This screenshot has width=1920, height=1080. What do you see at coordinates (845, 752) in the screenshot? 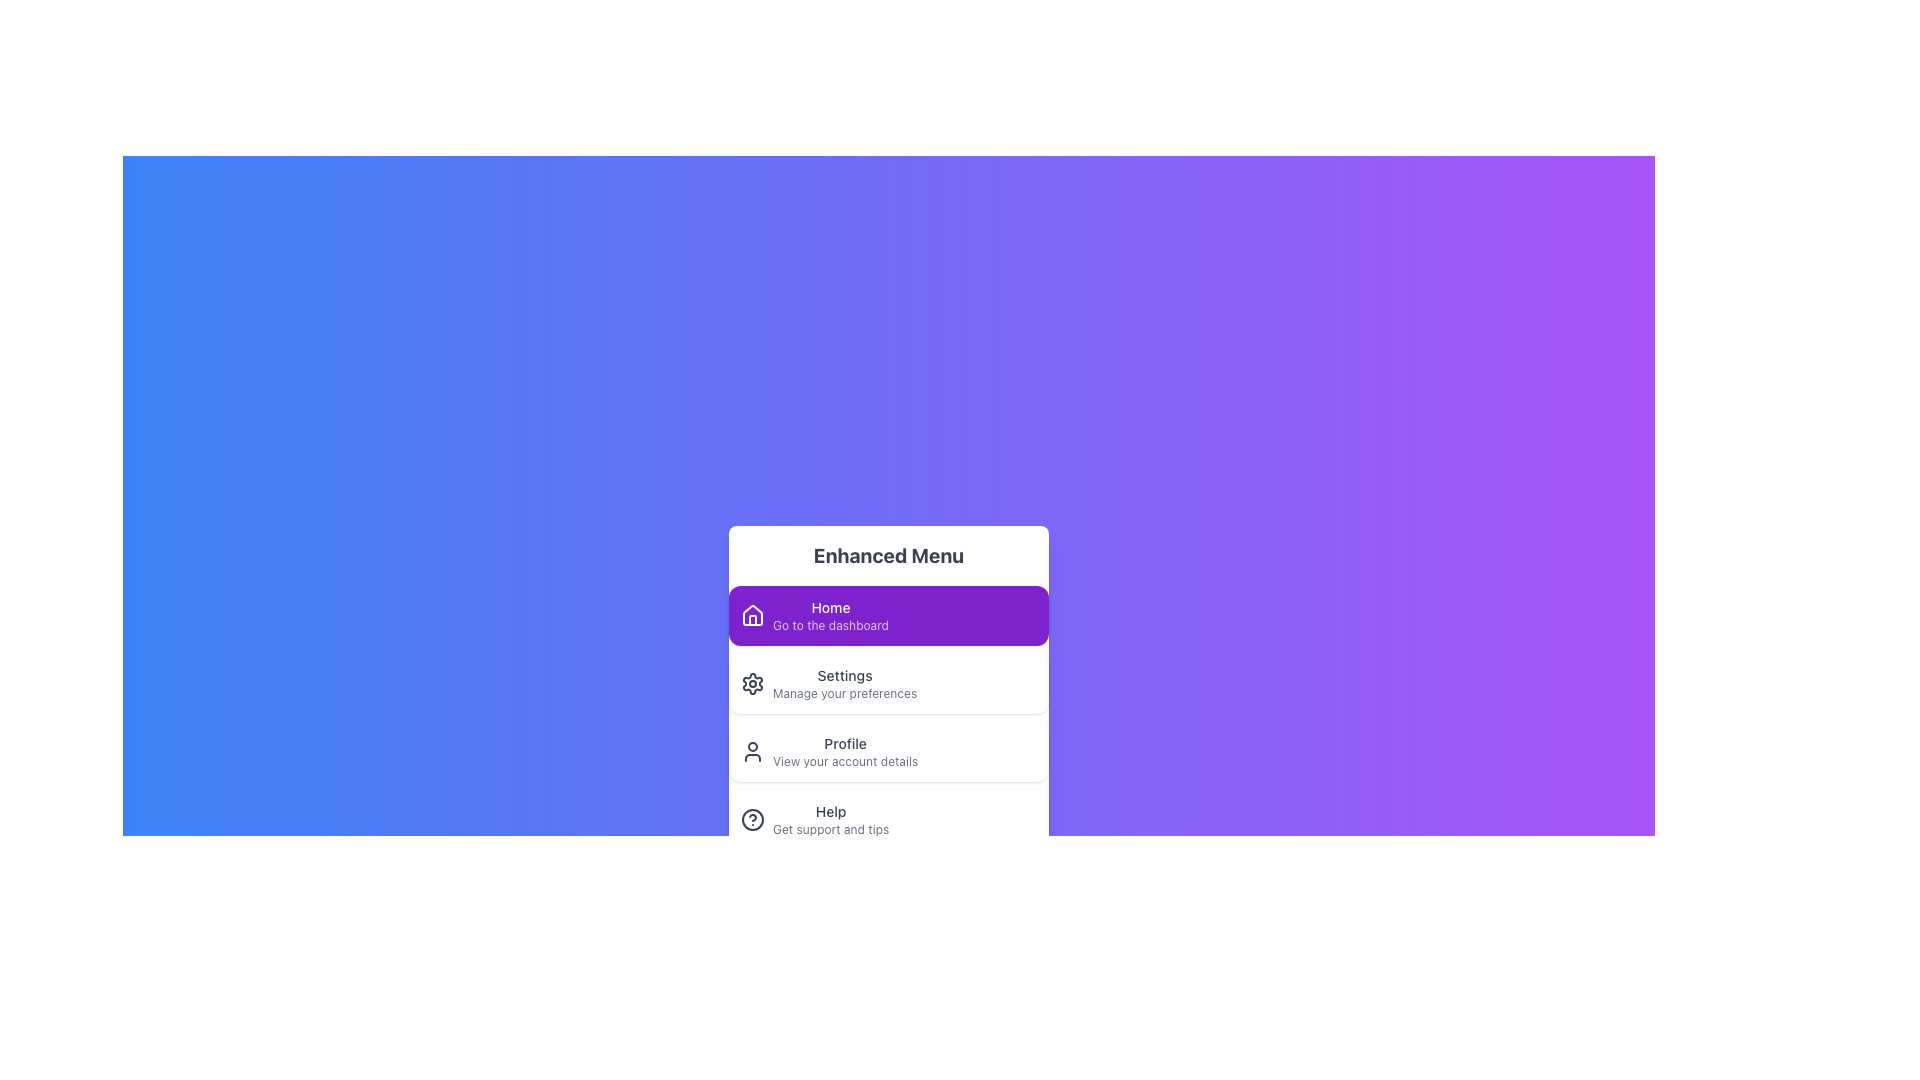
I see `the 'Profile' menu option in the Enhanced Menu` at bounding box center [845, 752].